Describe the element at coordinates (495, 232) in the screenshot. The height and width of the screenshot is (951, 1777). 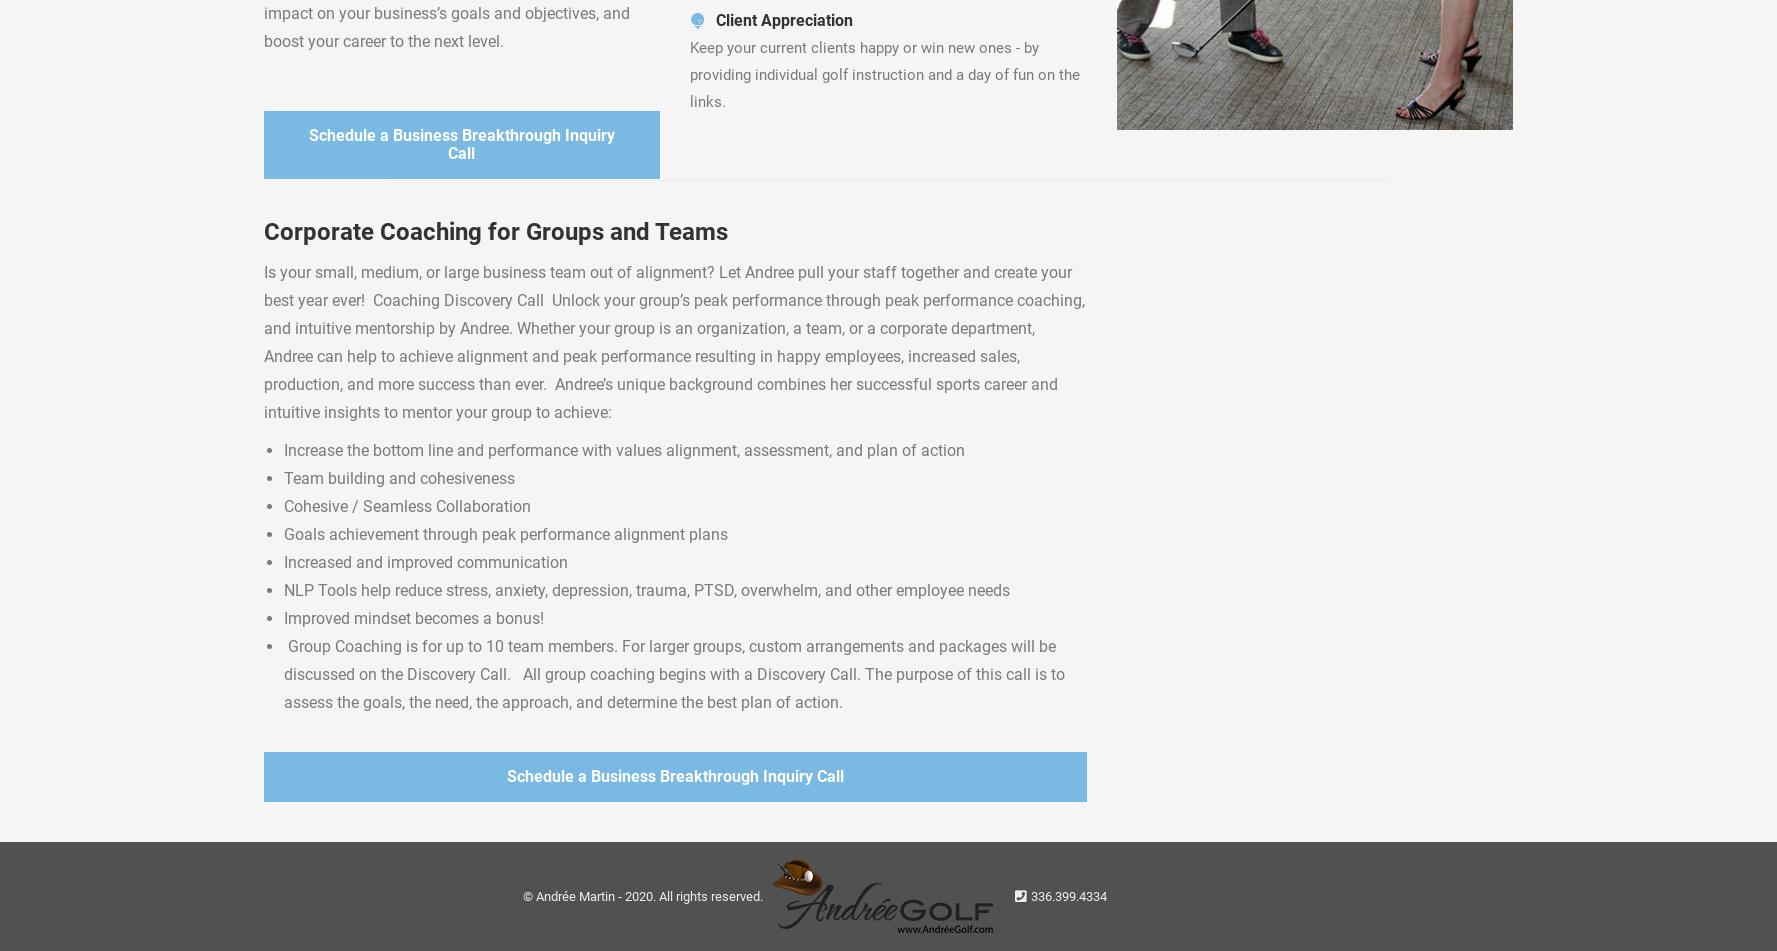
I see `'Corporate Coaching for Groups and Teams'` at that location.